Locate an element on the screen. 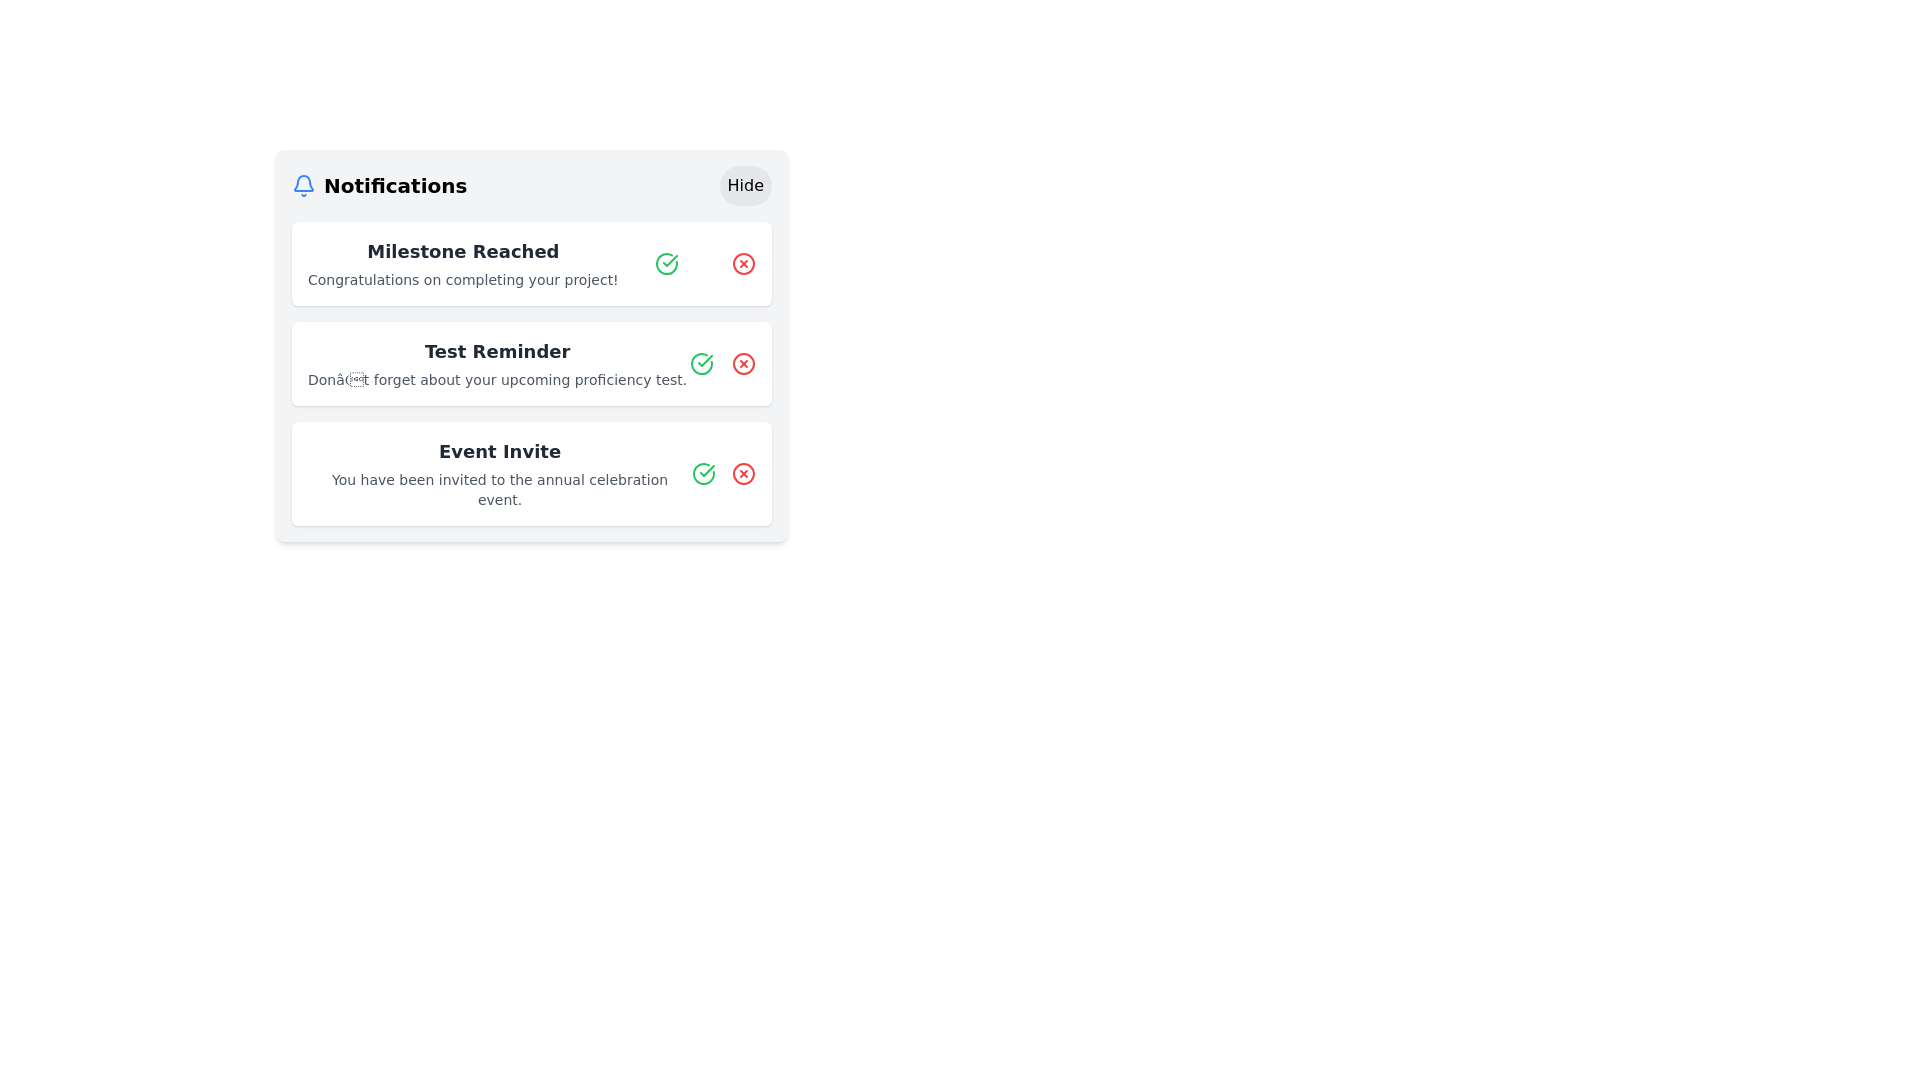 The image size is (1920, 1080). the circular red outlined icon with a red 'X' centered within it, located in the top-right corner of the 'Milestone Reached' notification card is located at coordinates (743, 262).